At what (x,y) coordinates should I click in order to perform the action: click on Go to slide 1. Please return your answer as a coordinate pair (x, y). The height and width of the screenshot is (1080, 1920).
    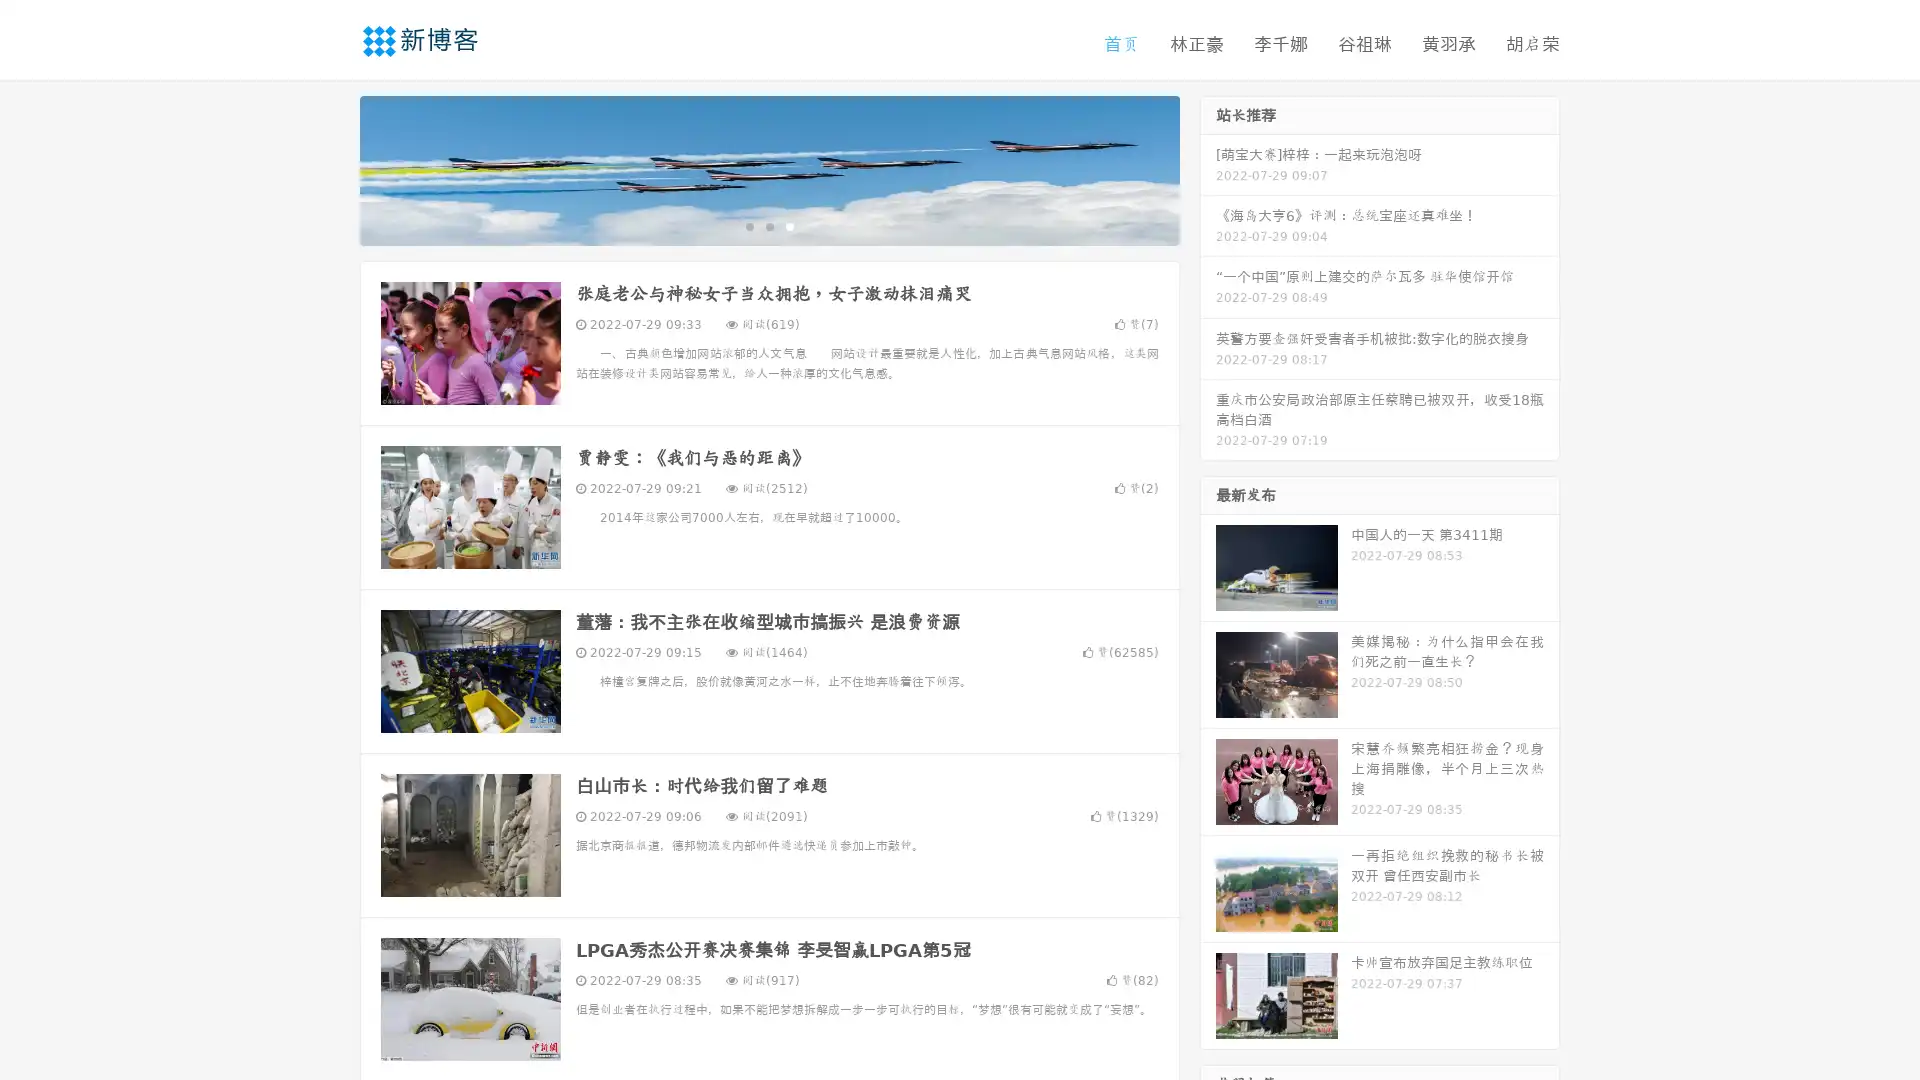
    Looking at the image, I should click on (748, 225).